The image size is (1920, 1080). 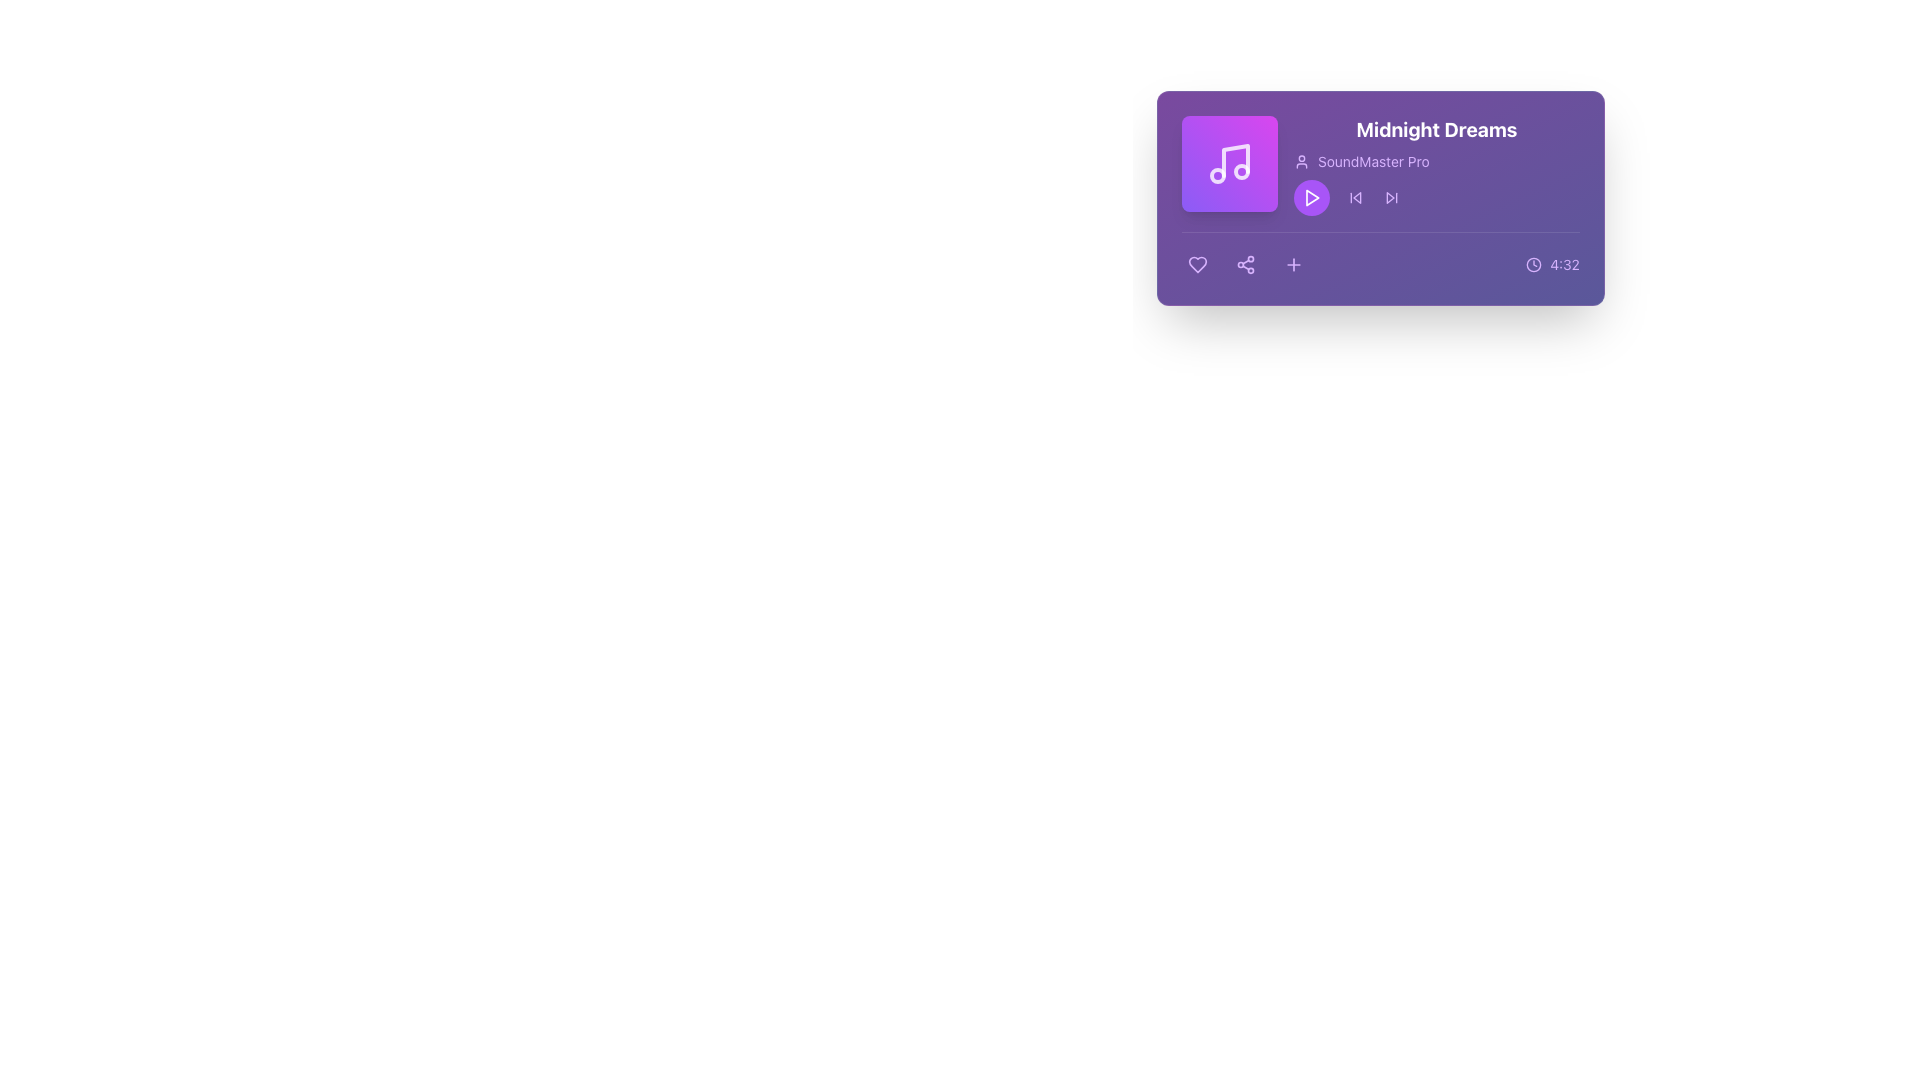 I want to click on the SVG circle element that represents the clock face design, located towards the bottom-right of the playback widget, near the timestamp text '4:32', so click(x=1533, y=264).